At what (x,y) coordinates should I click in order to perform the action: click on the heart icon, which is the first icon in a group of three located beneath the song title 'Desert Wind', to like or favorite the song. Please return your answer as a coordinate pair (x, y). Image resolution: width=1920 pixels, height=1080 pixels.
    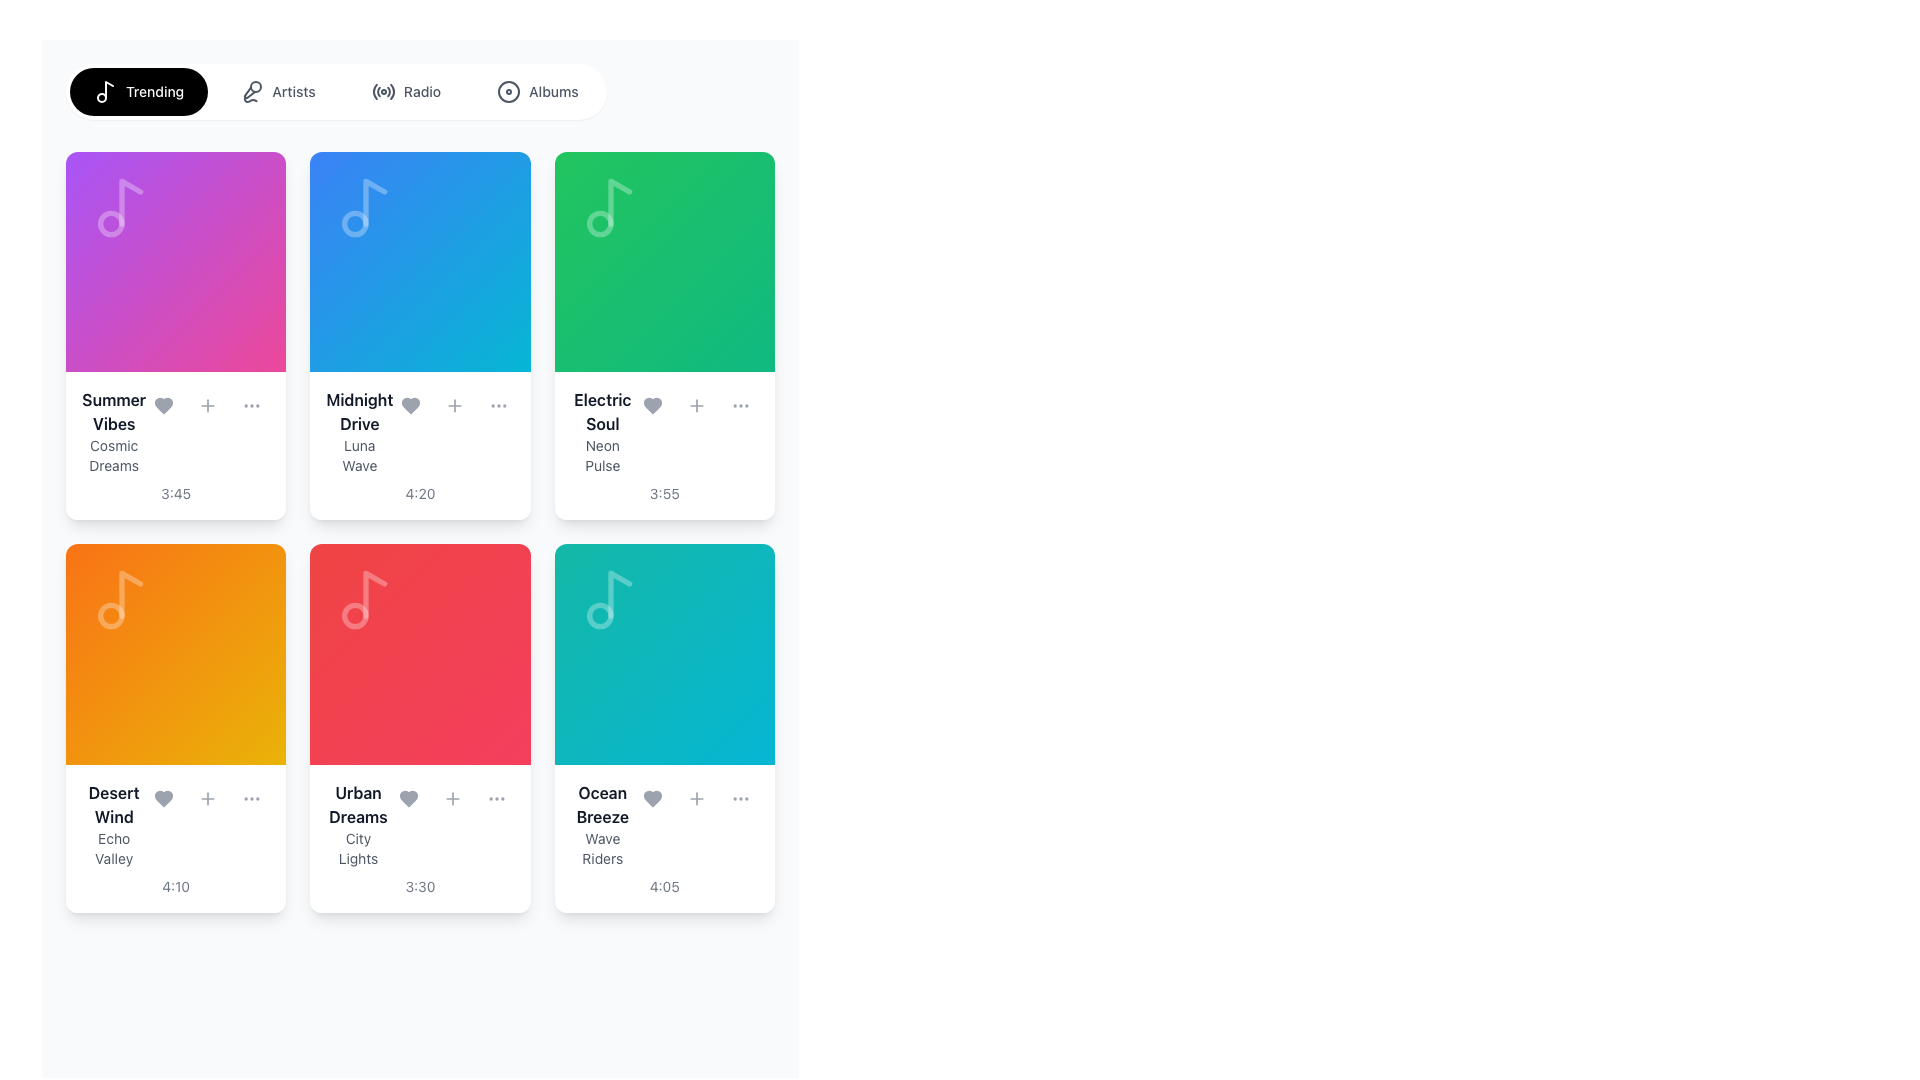
    Looking at the image, I should click on (164, 797).